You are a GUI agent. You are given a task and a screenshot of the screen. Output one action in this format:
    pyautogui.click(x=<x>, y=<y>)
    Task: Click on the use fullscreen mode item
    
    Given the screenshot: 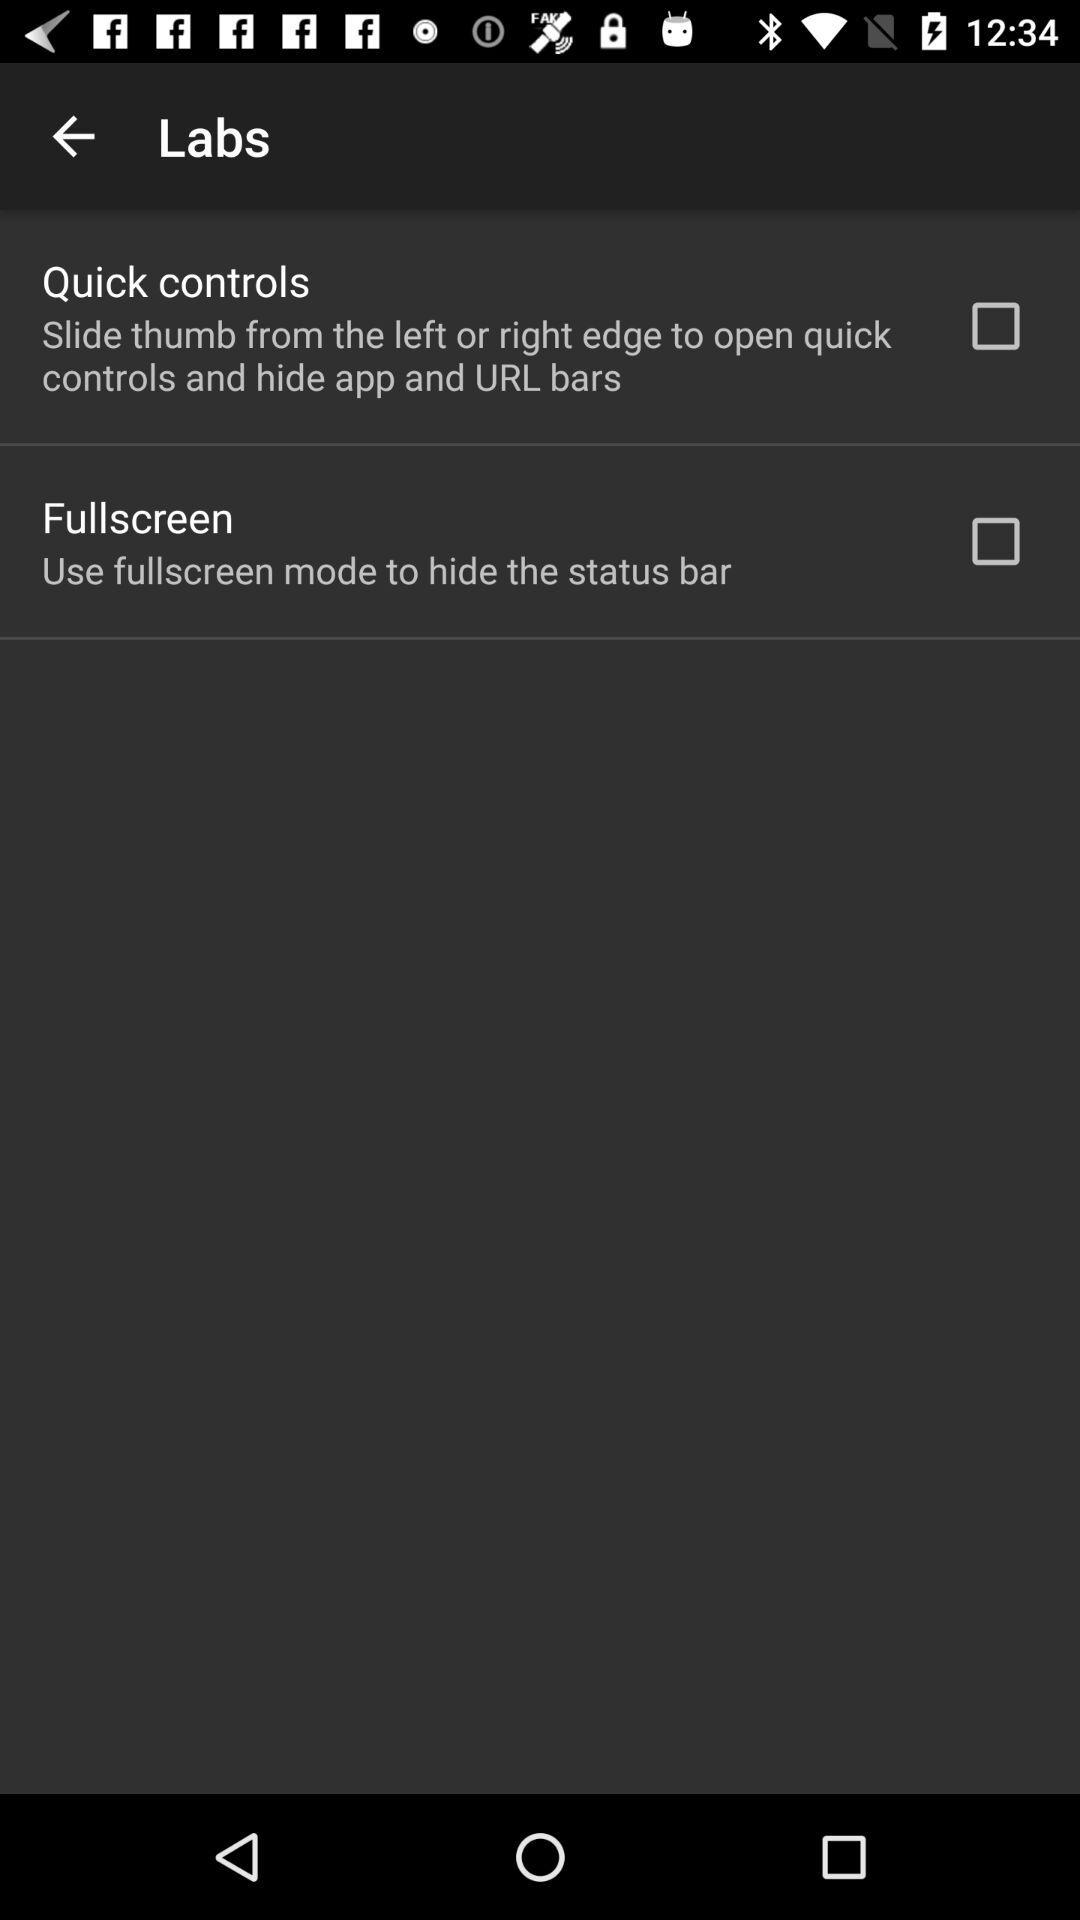 What is the action you would take?
    pyautogui.click(x=386, y=569)
    